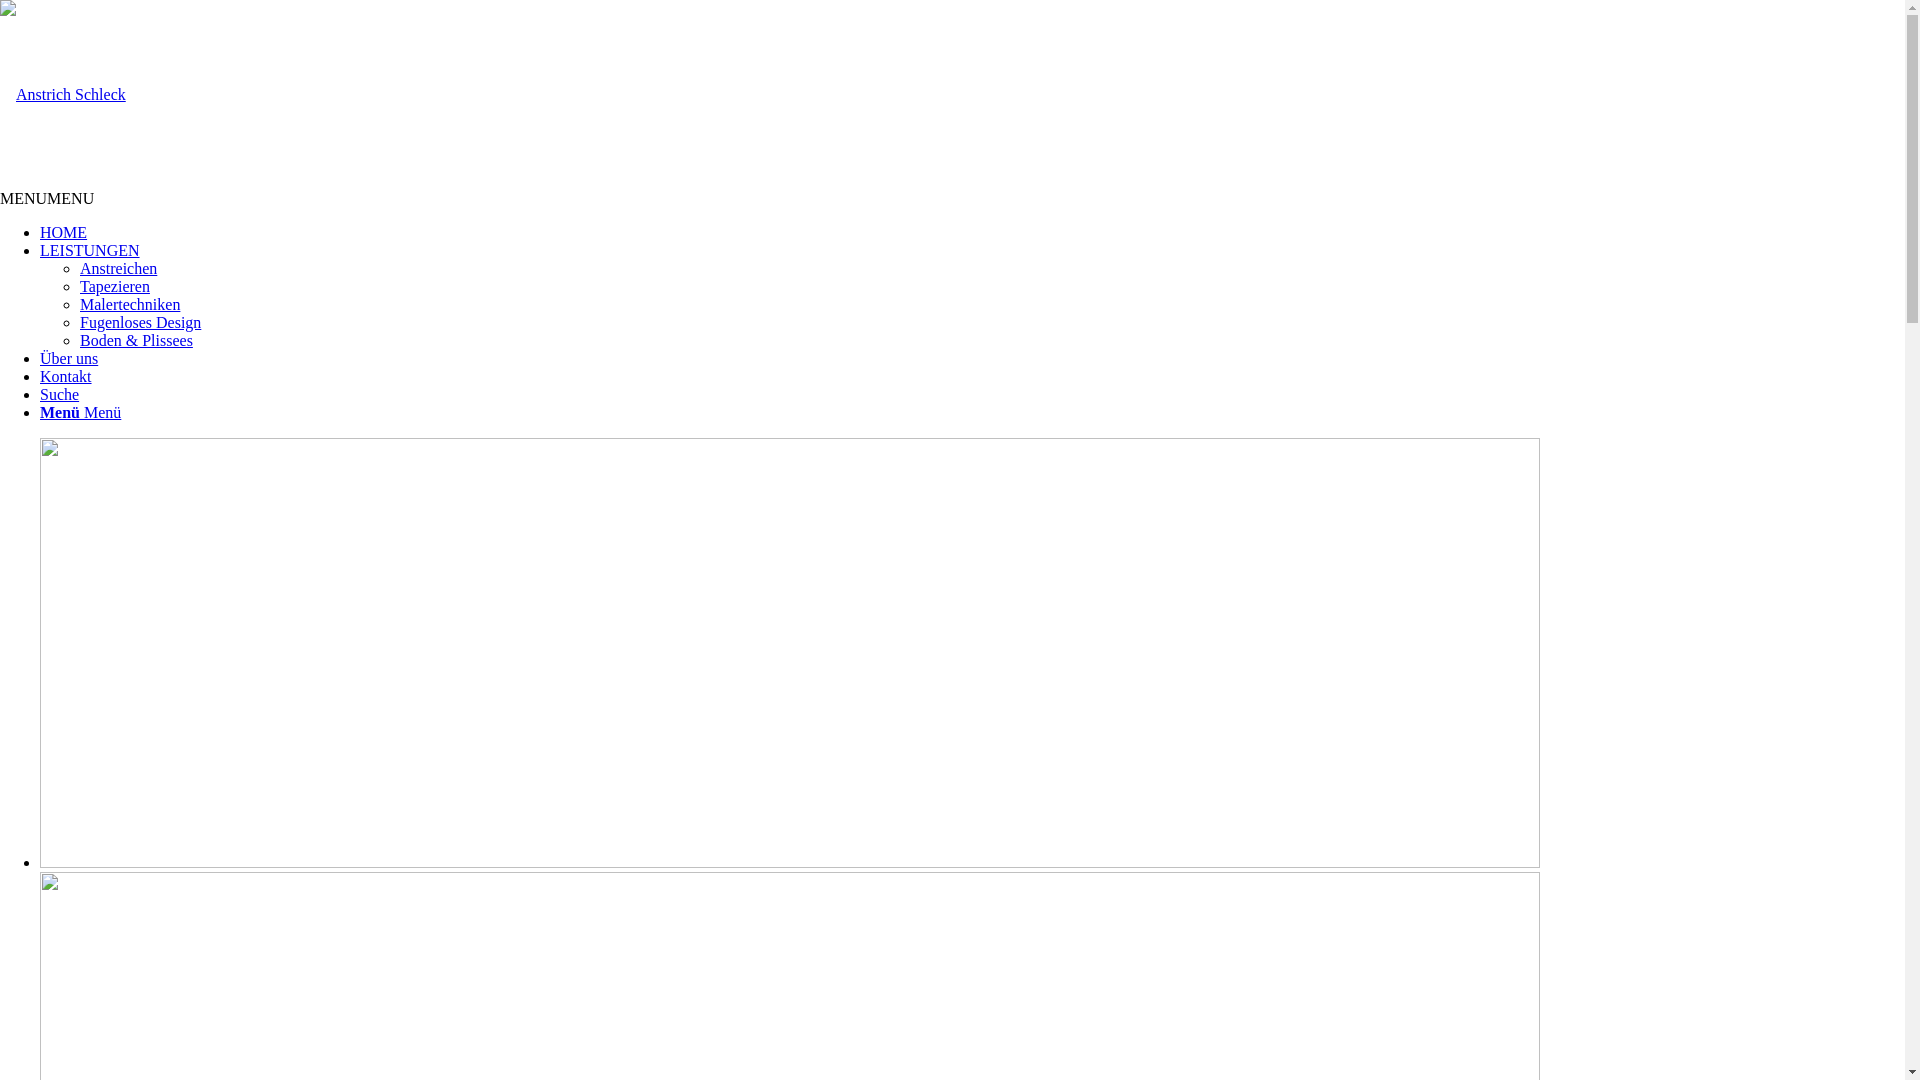 Image resolution: width=1920 pixels, height=1080 pixels. I want to click on 'Malertechniken', so click(128, 304).